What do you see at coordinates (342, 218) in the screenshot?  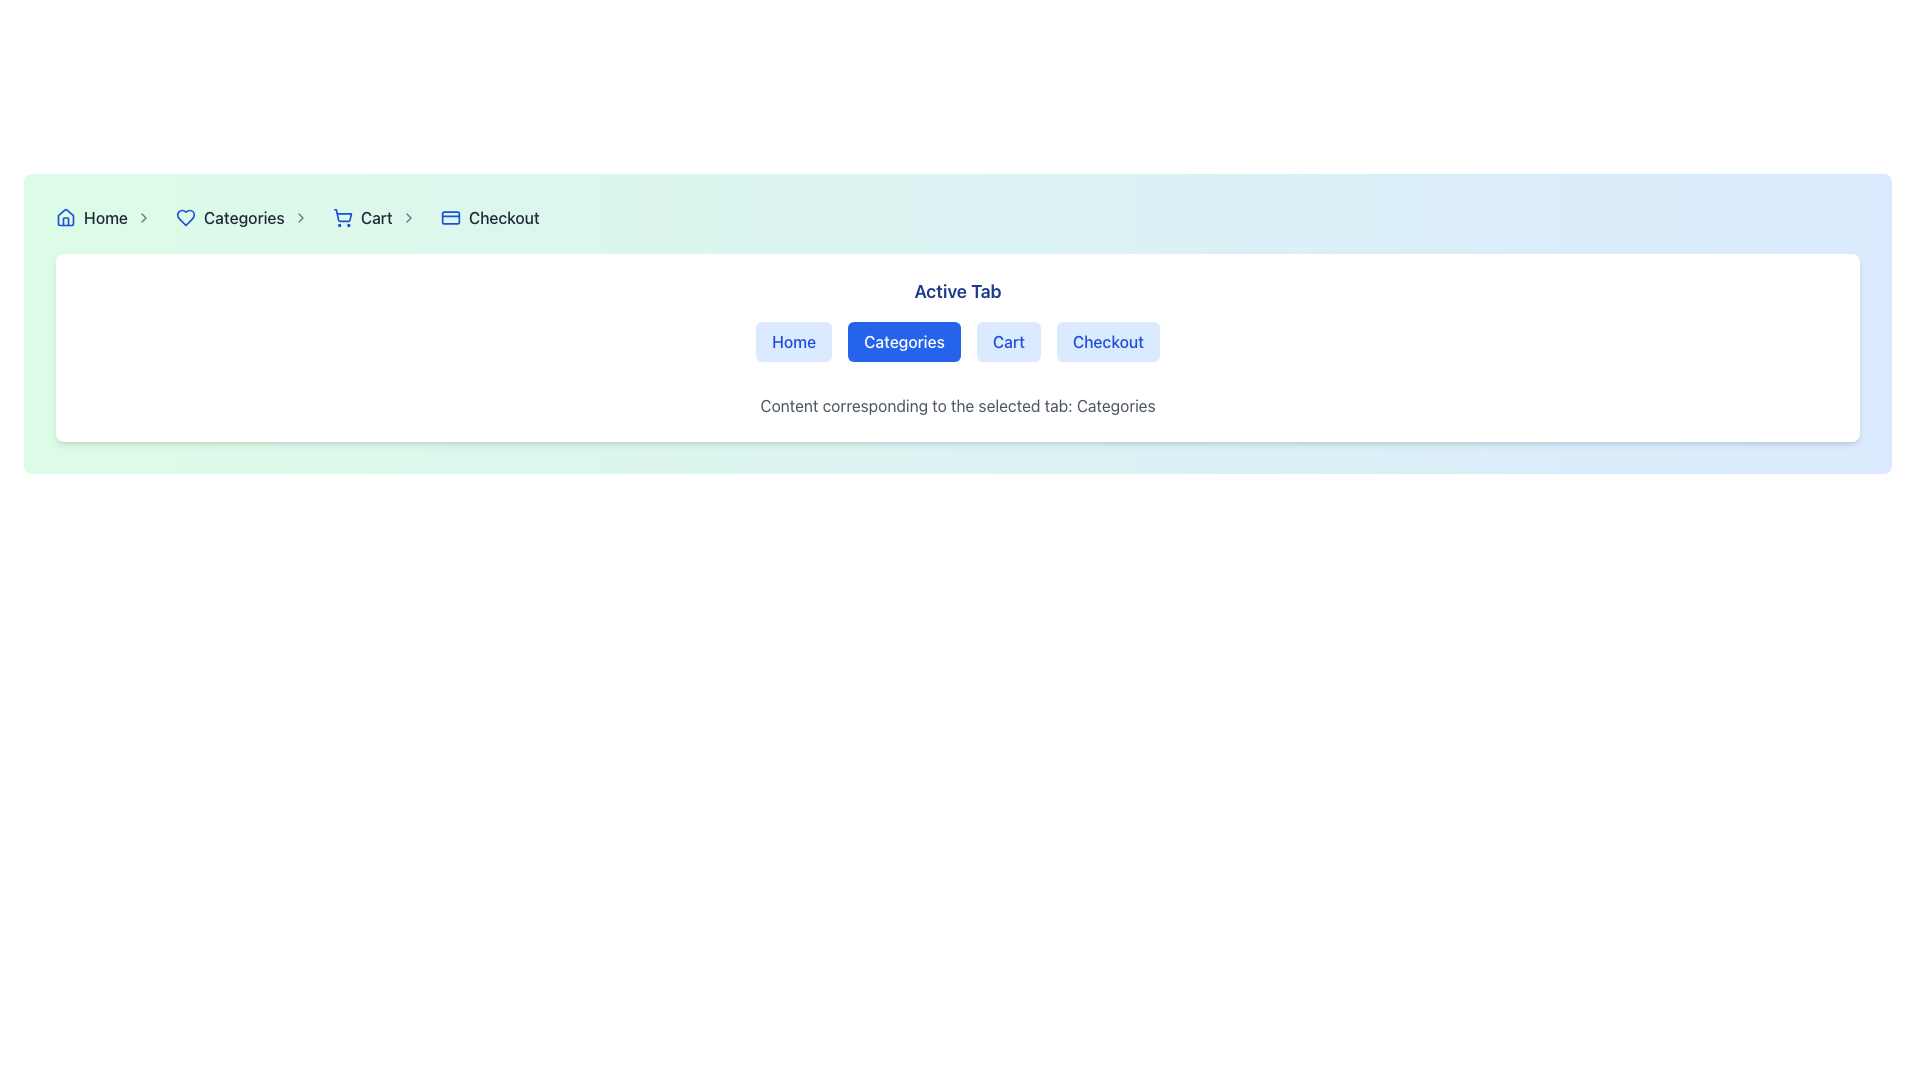 I see `the shopping cart icon, which is styled in blue and located within the breadcrumb navigation bar, preceding the 'Cart' text` at bounding box center [342, 218].